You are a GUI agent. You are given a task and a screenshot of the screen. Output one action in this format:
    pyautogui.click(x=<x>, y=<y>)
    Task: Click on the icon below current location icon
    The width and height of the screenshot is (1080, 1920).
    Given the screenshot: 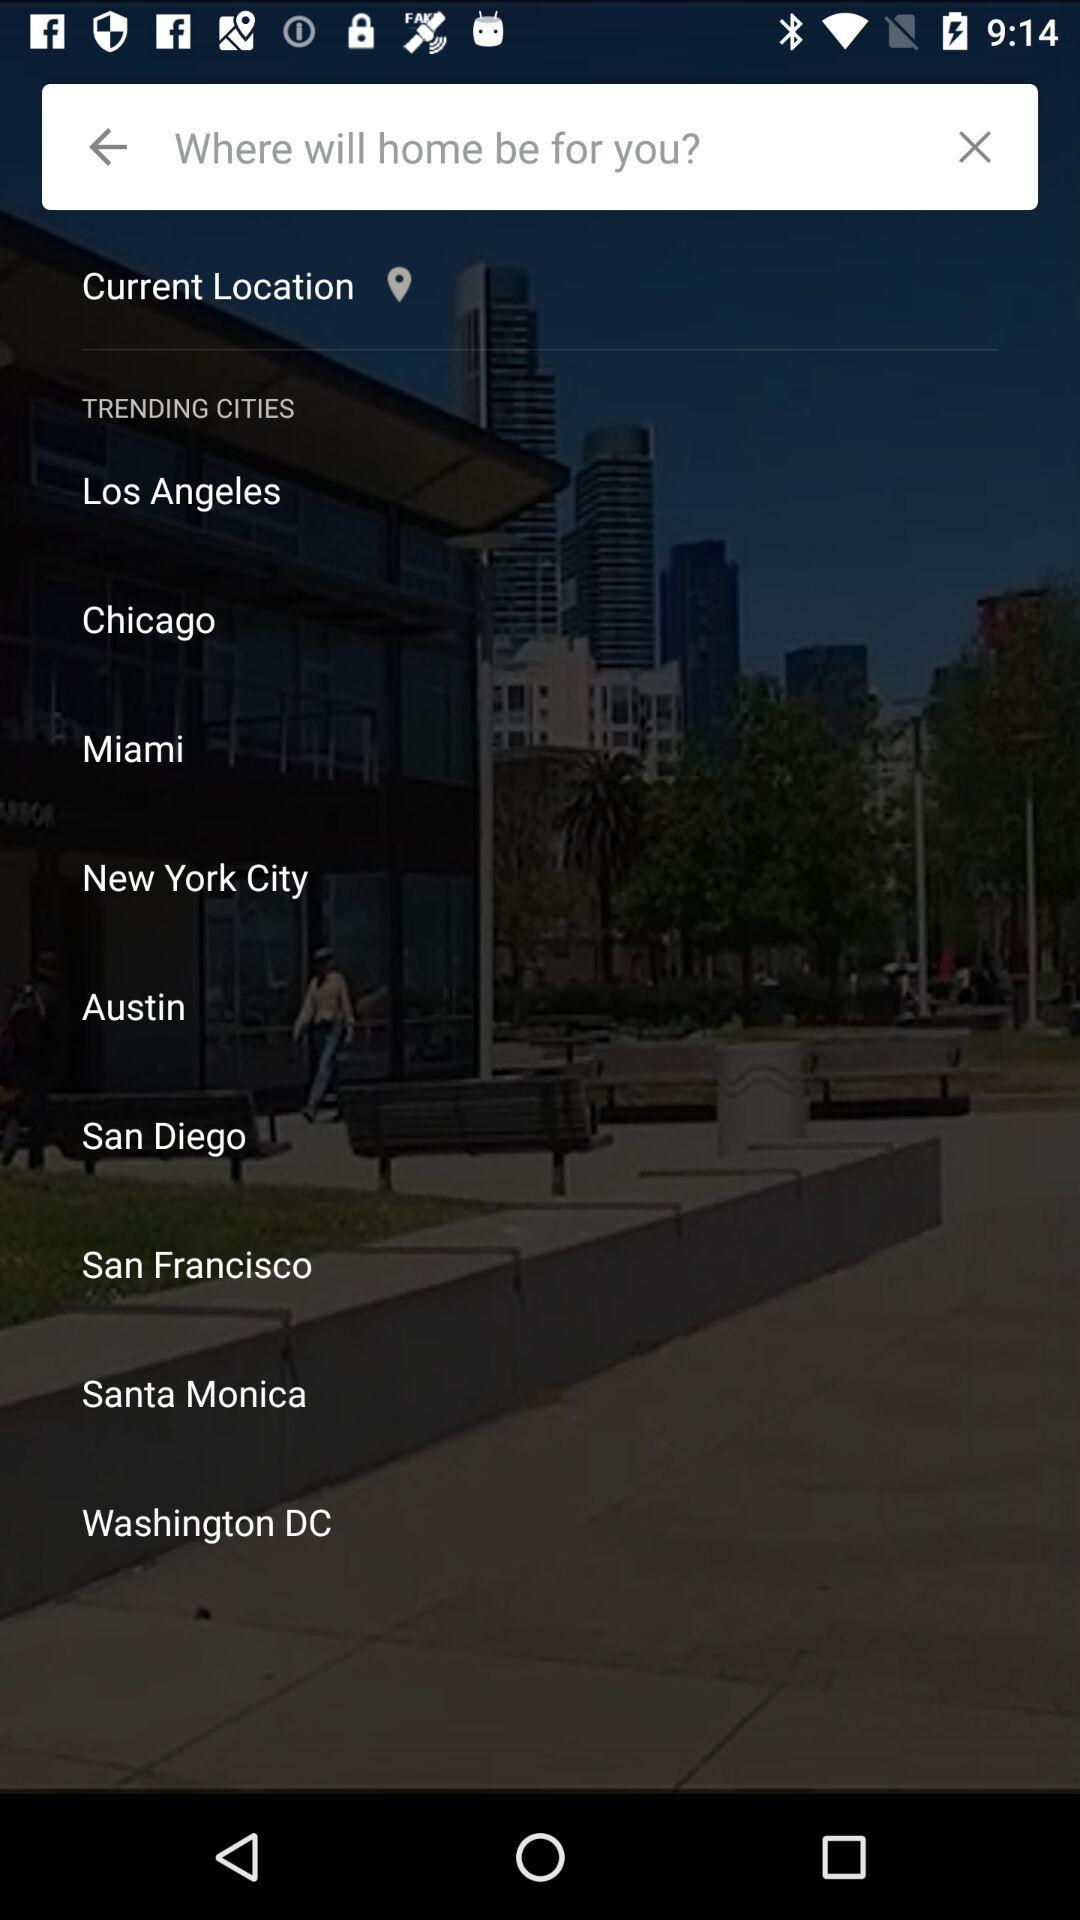 What is the action you would take?
    pyautogui.click(x=540, y=349)
    